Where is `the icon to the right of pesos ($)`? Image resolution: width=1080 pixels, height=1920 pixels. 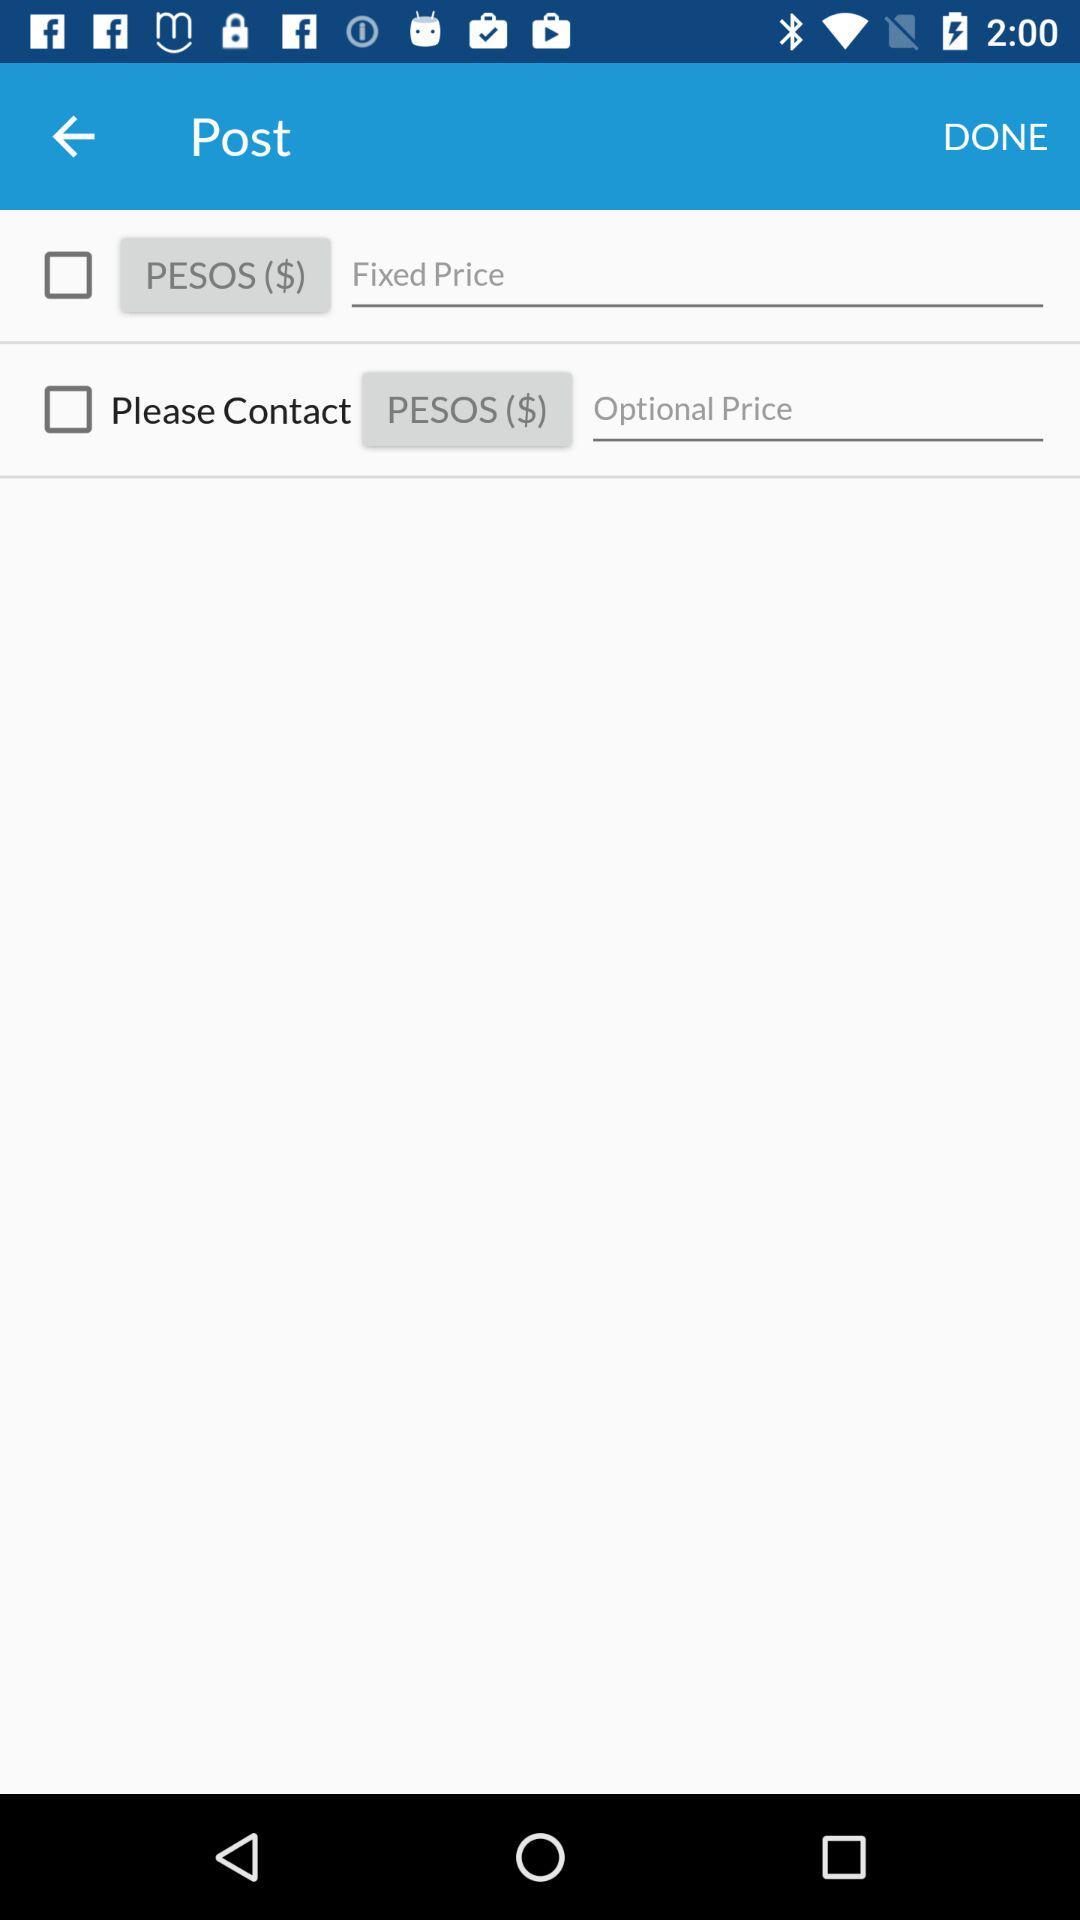 the icon to the right of pesos ($) is located at coordinates (818, 408).